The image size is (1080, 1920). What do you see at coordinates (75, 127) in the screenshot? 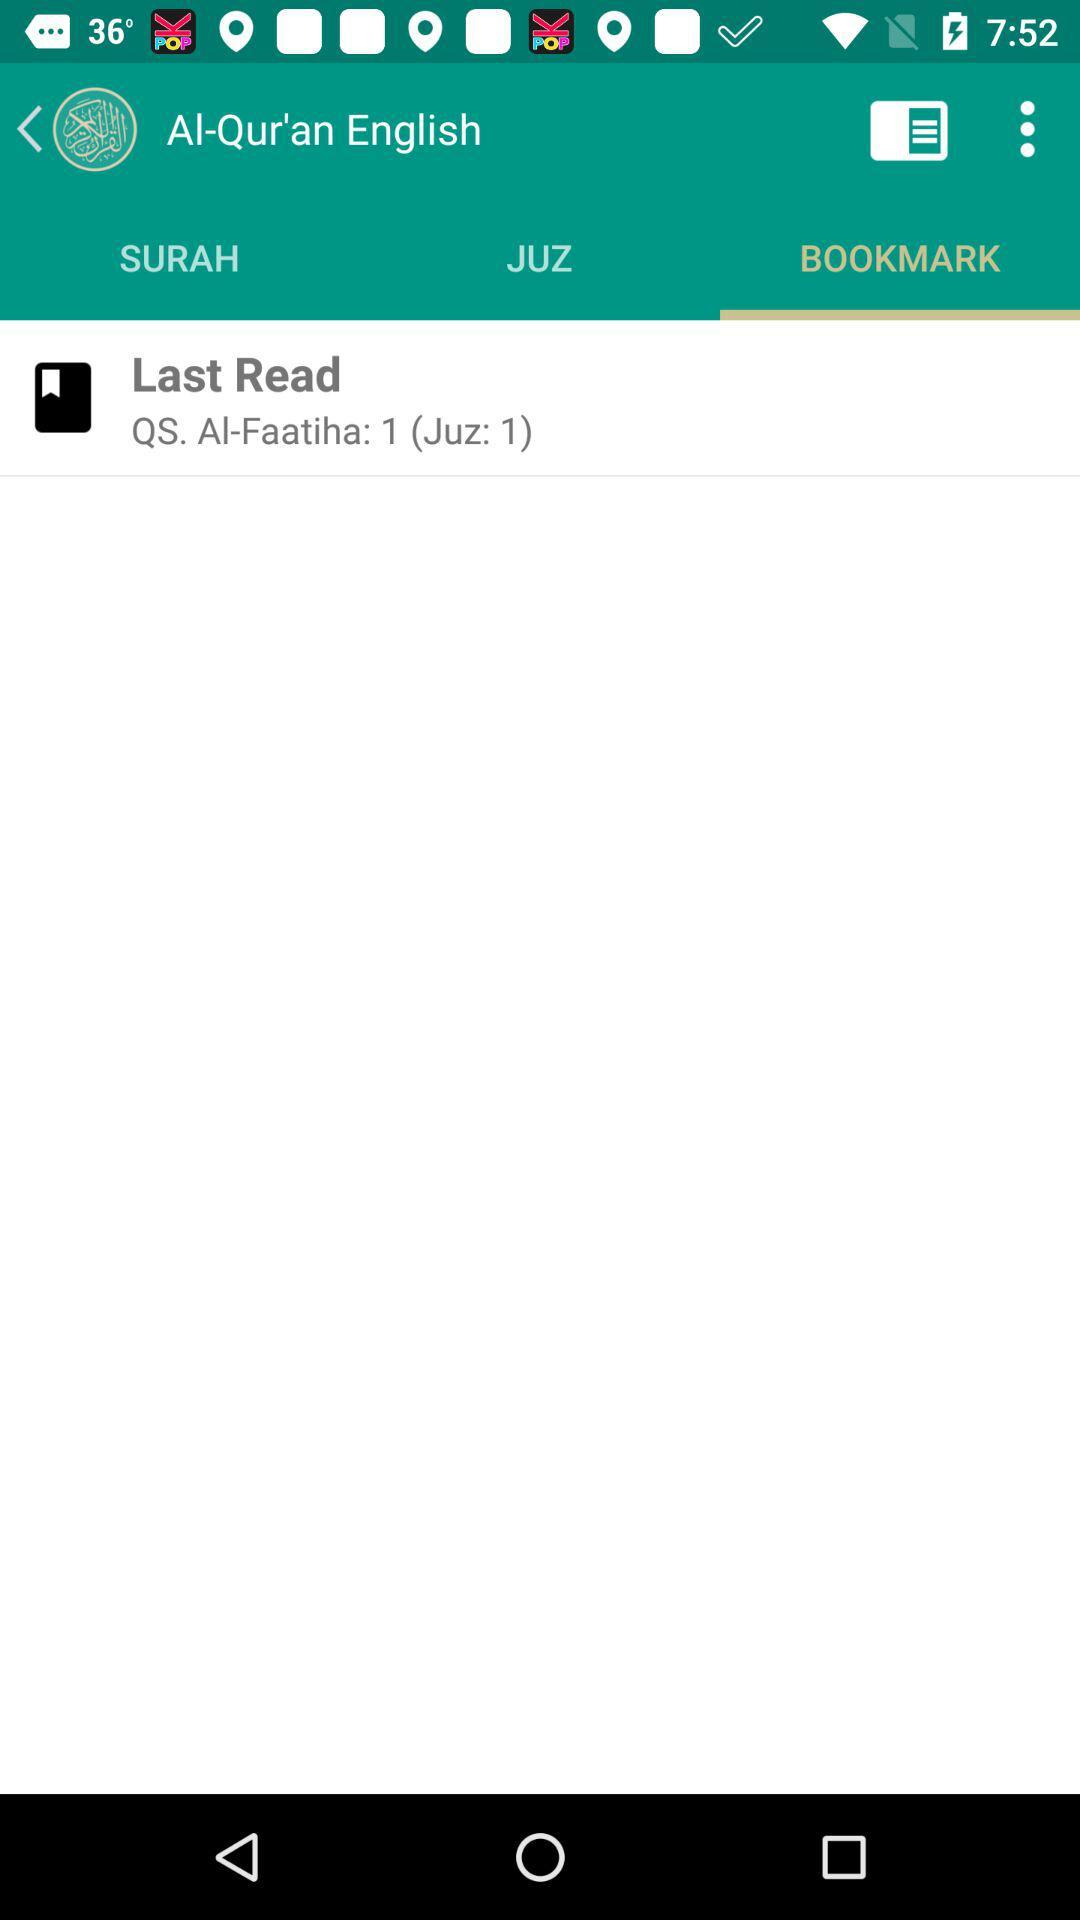
I see `the icon above the surah icon` at bounding box center [75, 127].